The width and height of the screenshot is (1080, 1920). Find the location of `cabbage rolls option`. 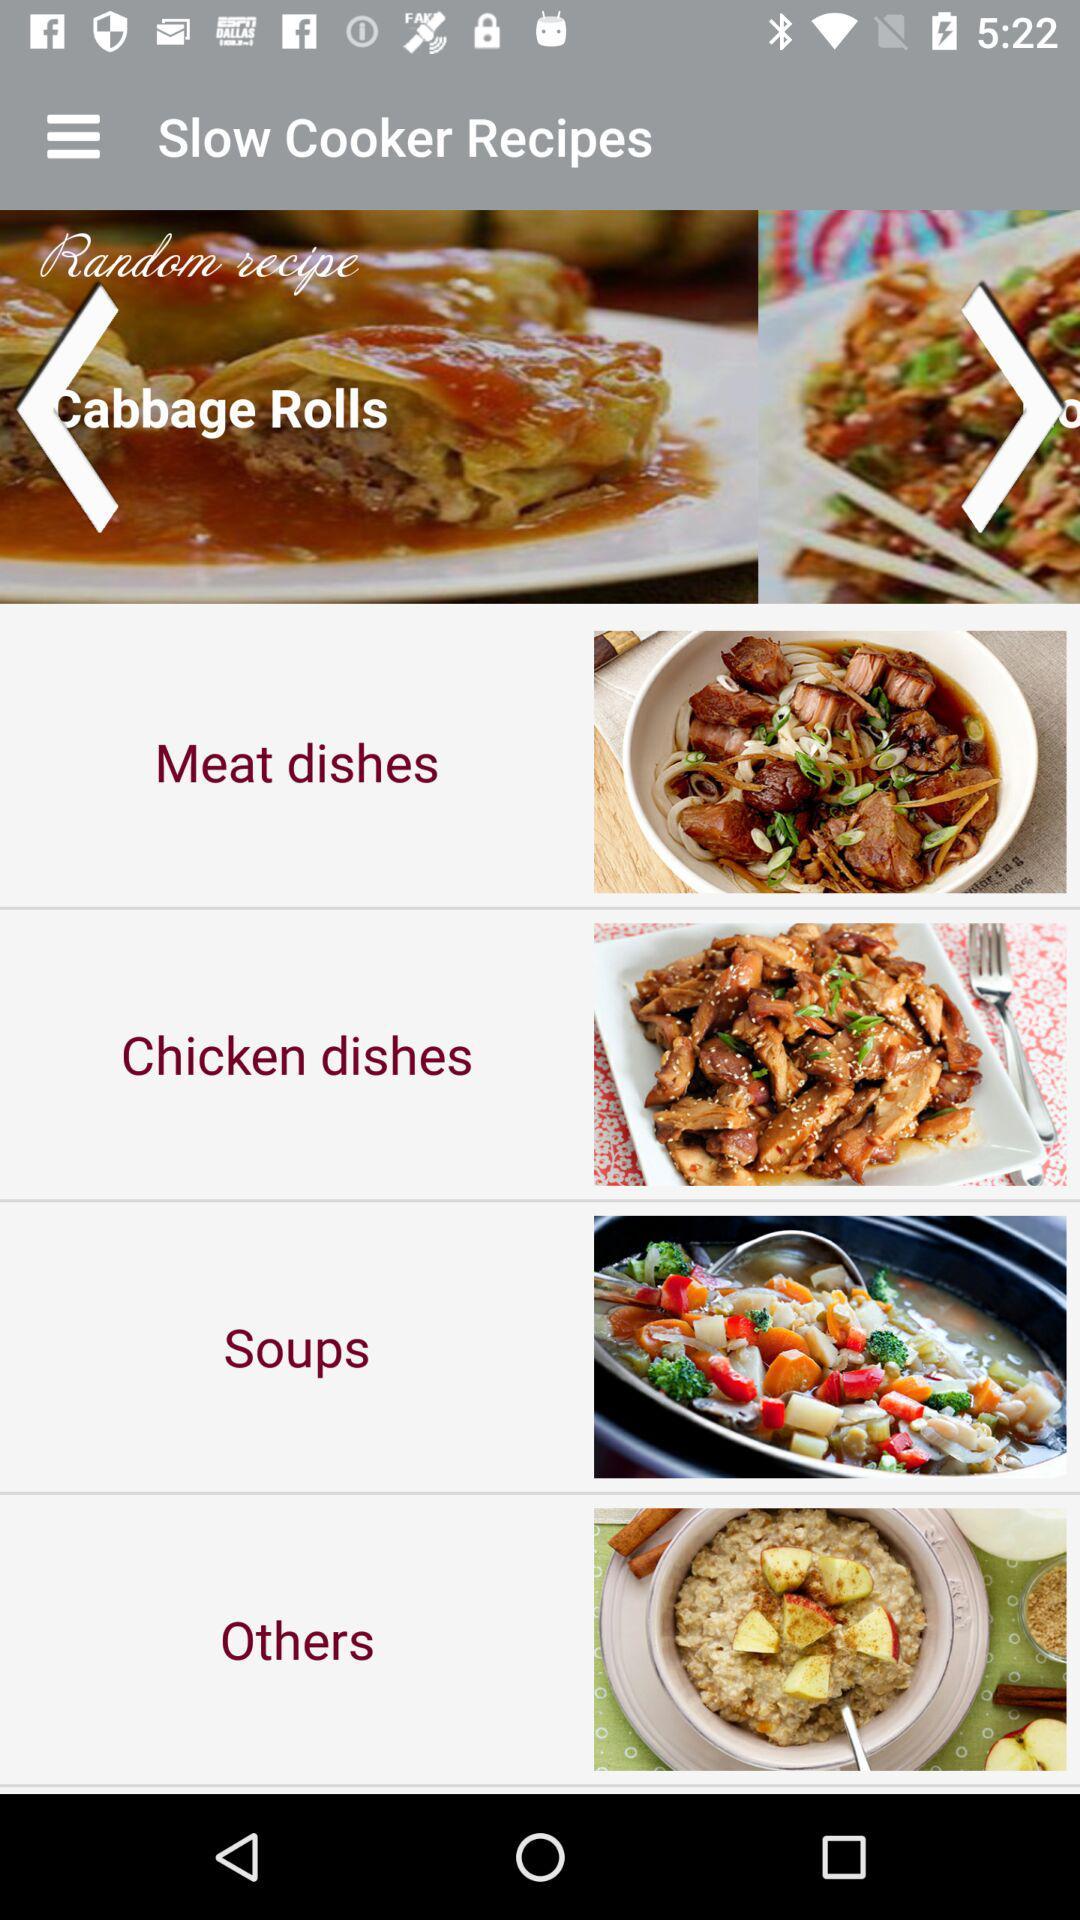

cabbage rolls option is located at coordinates (540, 405).